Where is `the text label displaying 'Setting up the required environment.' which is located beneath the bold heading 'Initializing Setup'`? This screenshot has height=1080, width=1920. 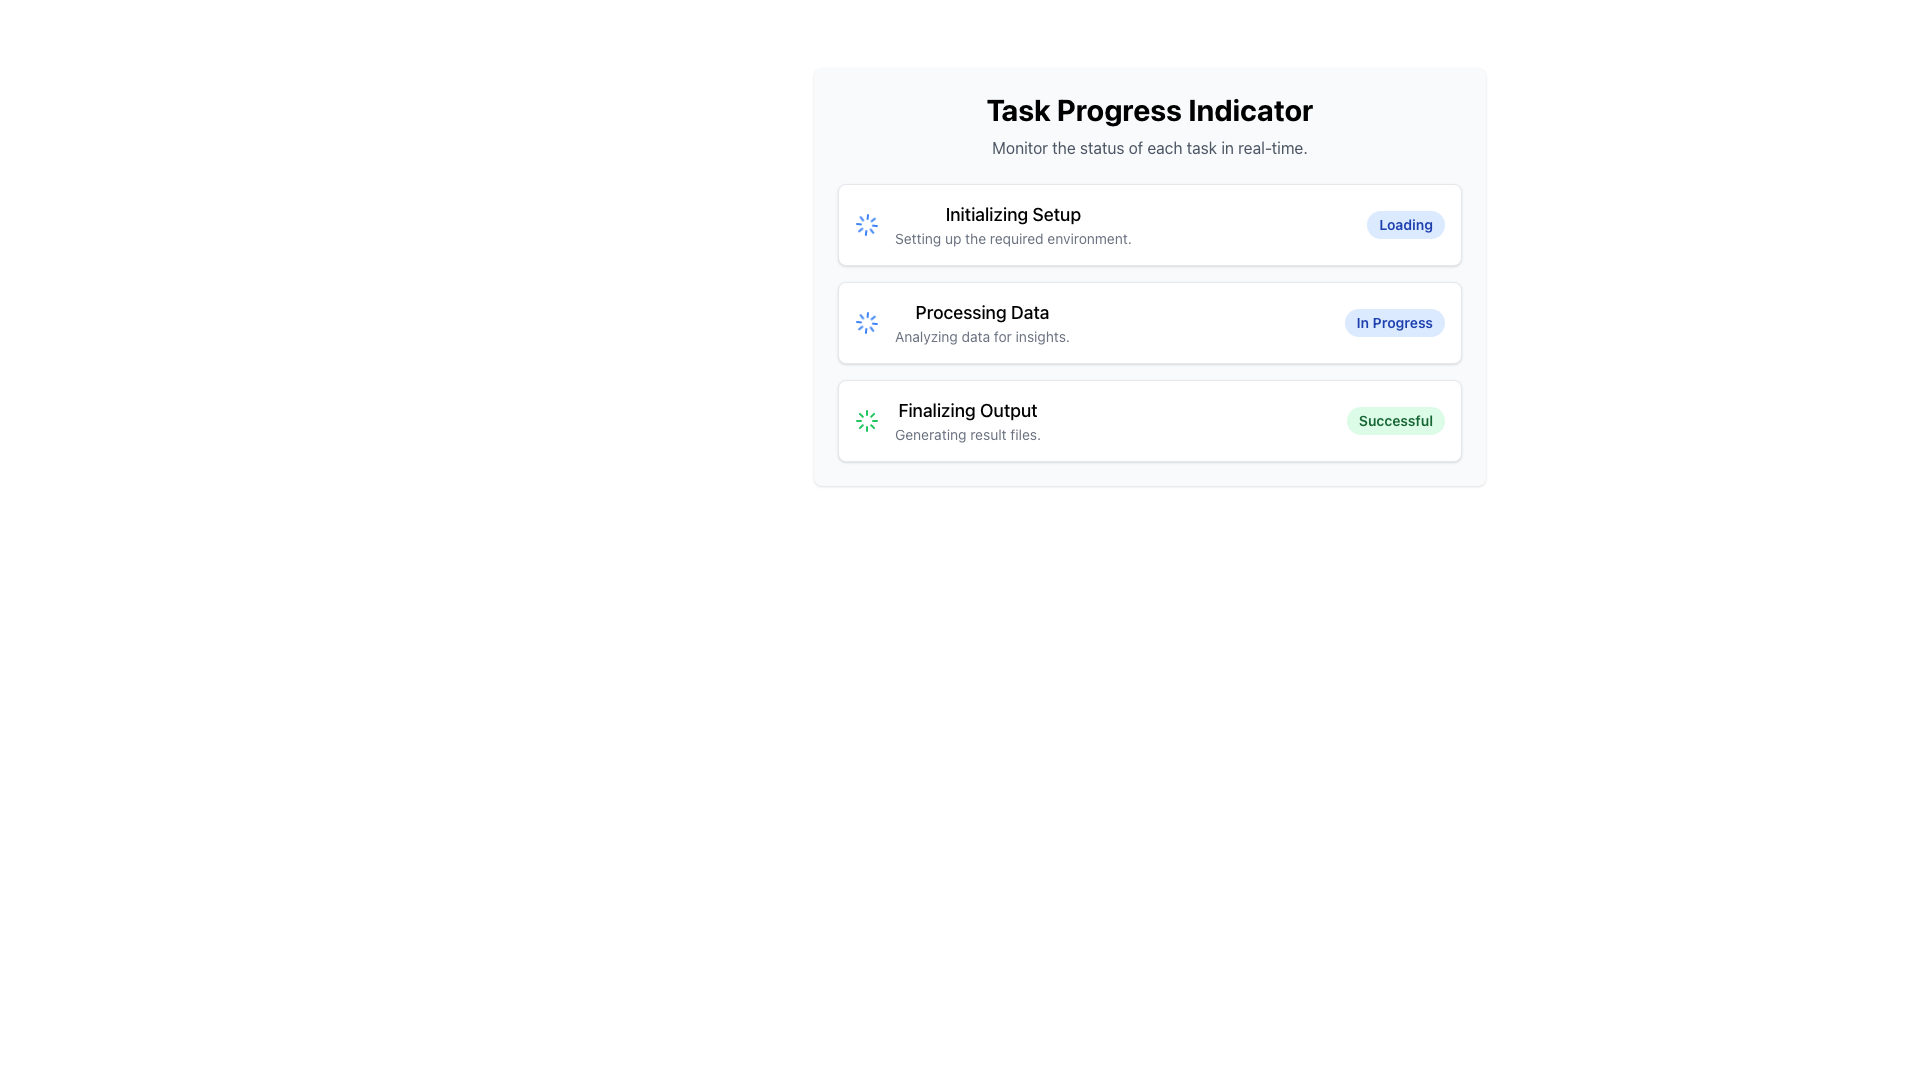
the text label displaying 'Setting up the required environment.' which is located beneath the bold heading 'Initializing Setup' is located at coordinates (1013, 238).